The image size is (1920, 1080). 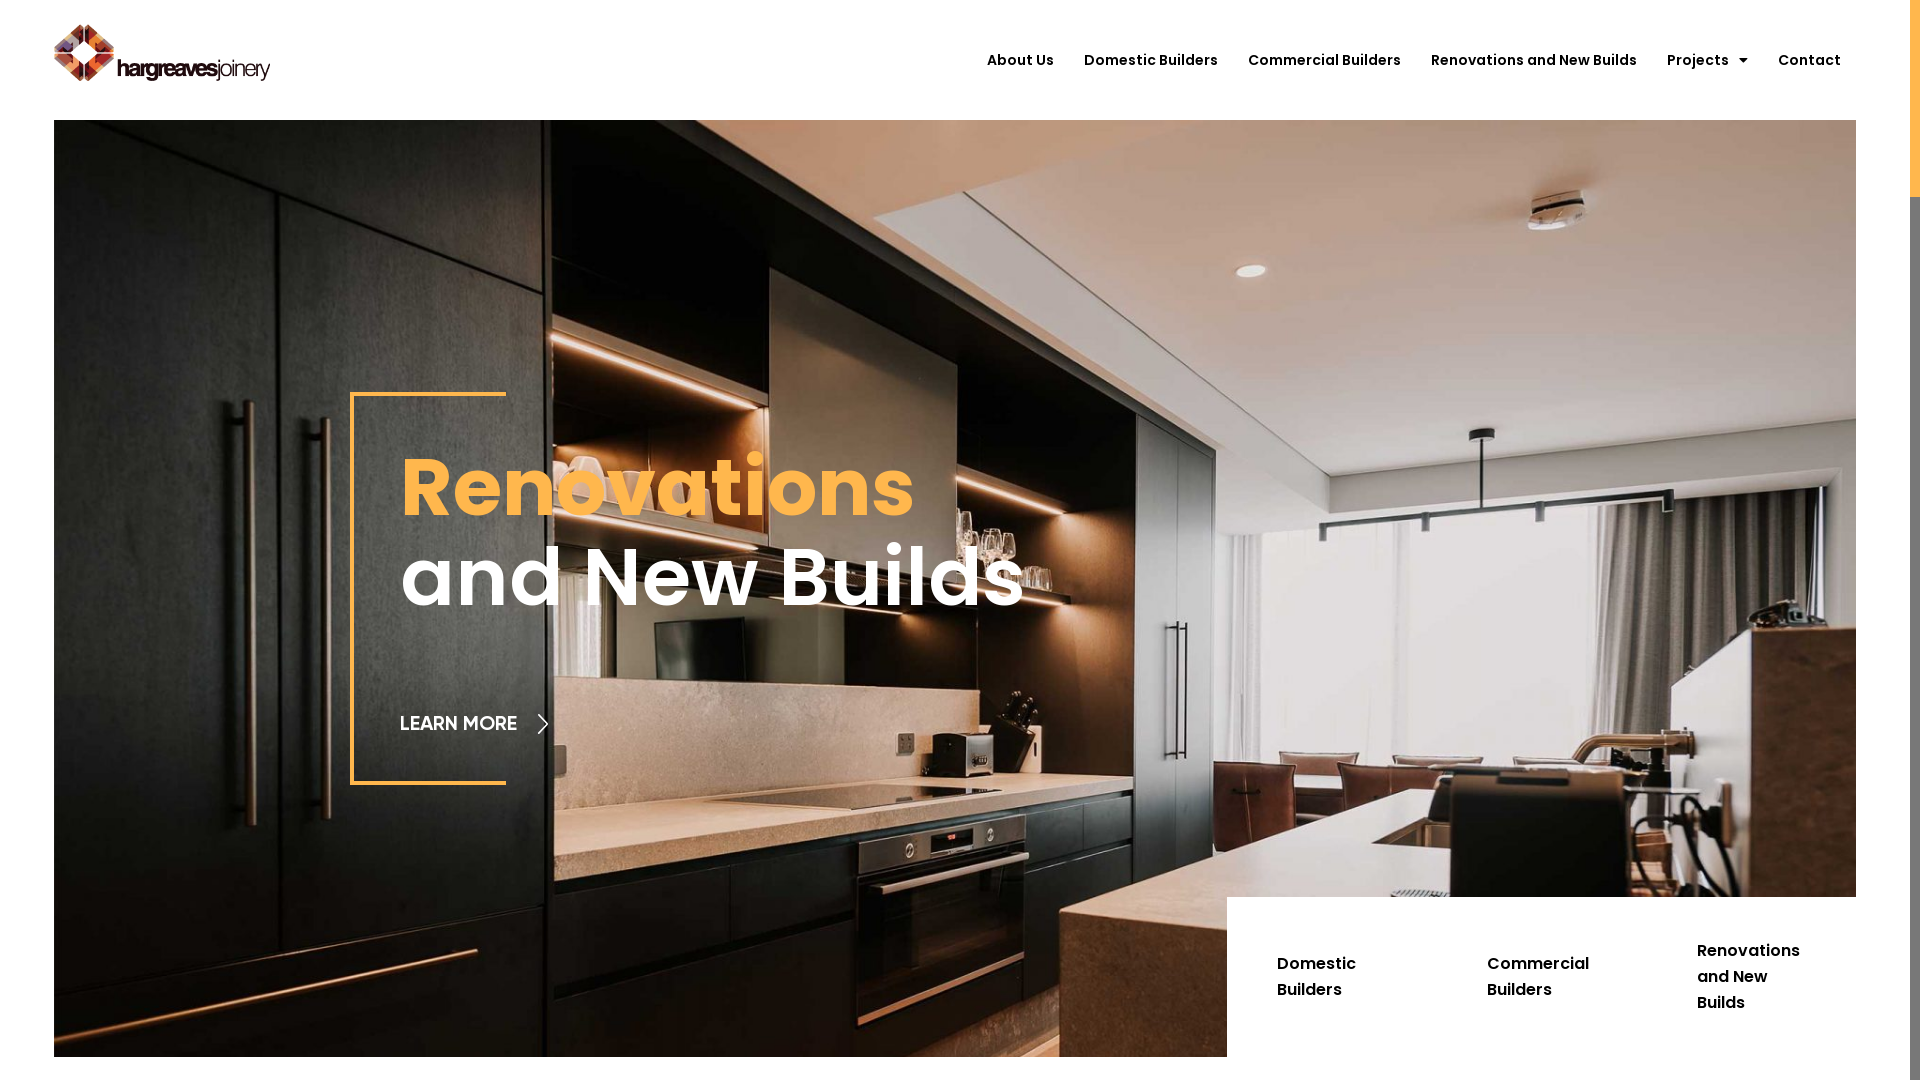 What do you see at coordinates (1020, 59) in the screenshot?
I see `'About Us'` at bounding box center [1020, 59].